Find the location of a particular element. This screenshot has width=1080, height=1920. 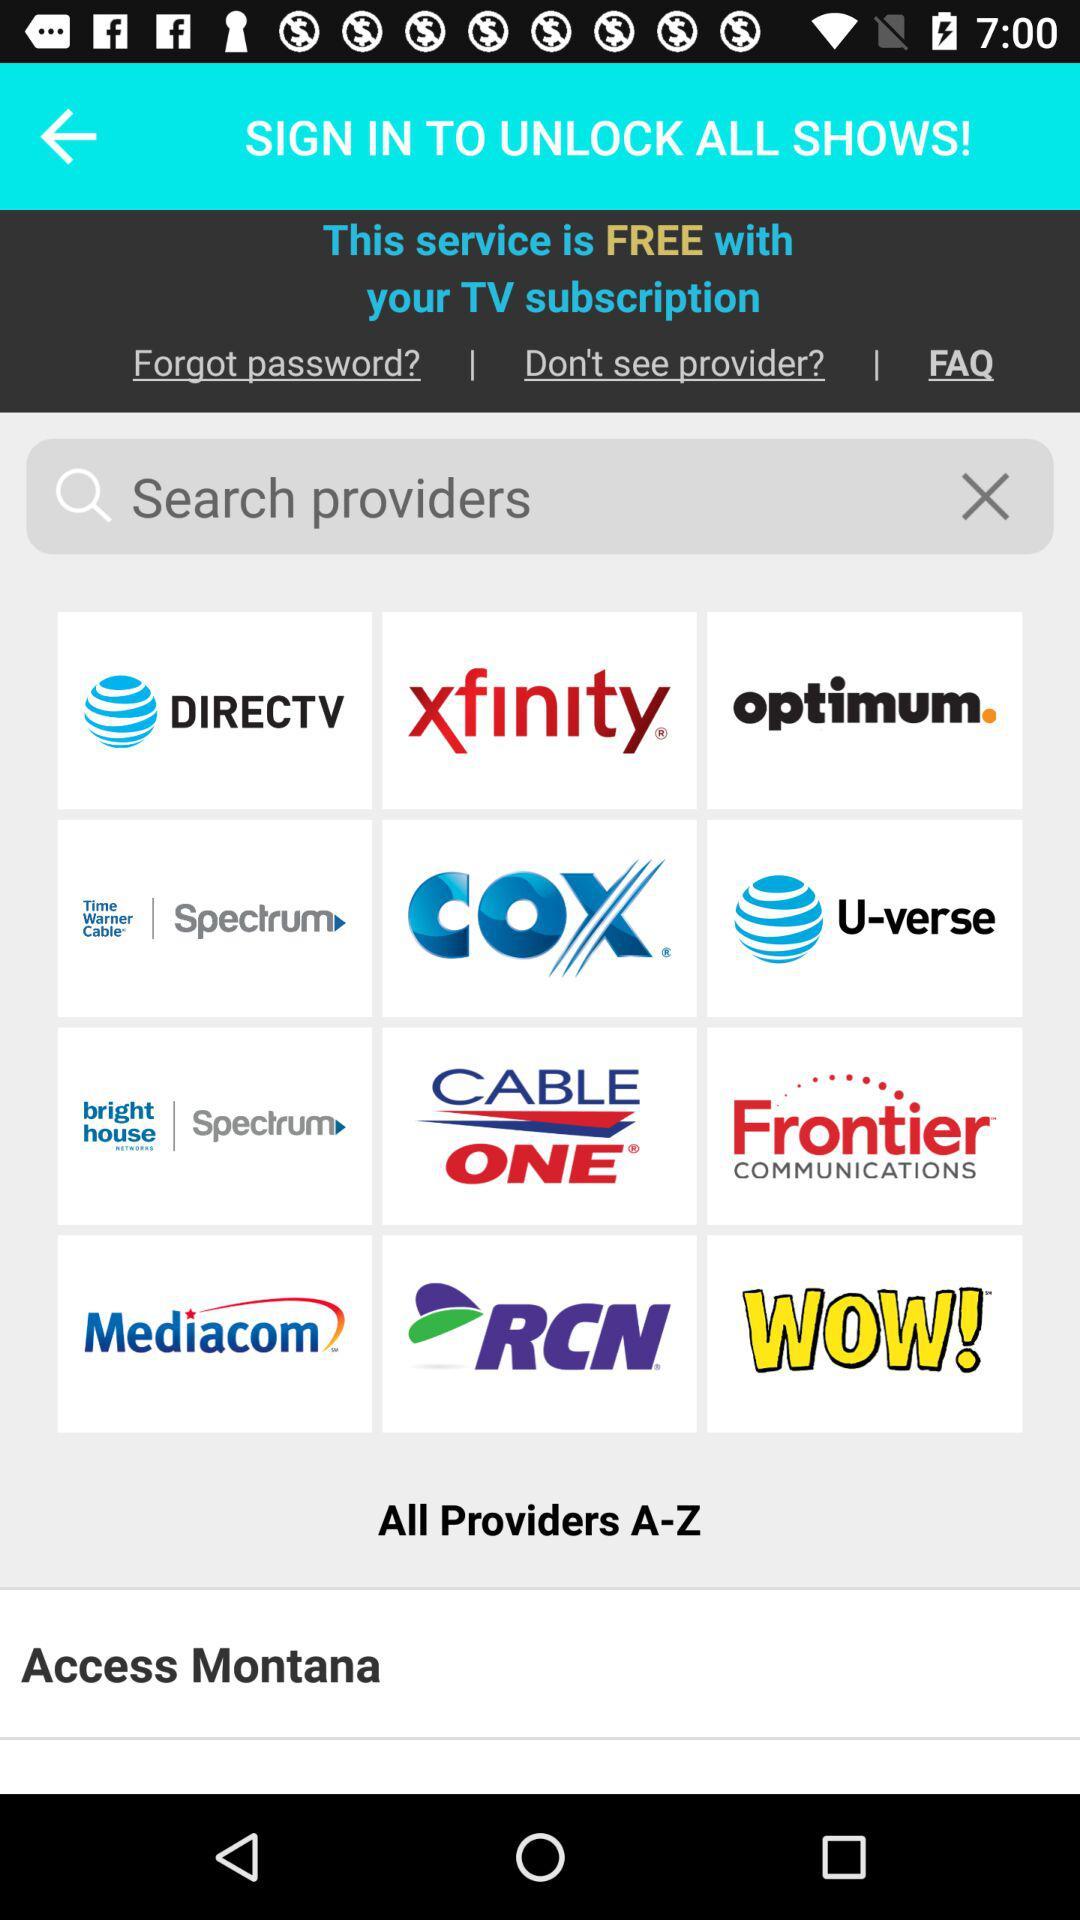

sign in with bright house spectrum is located at coordinates (214, 1126).